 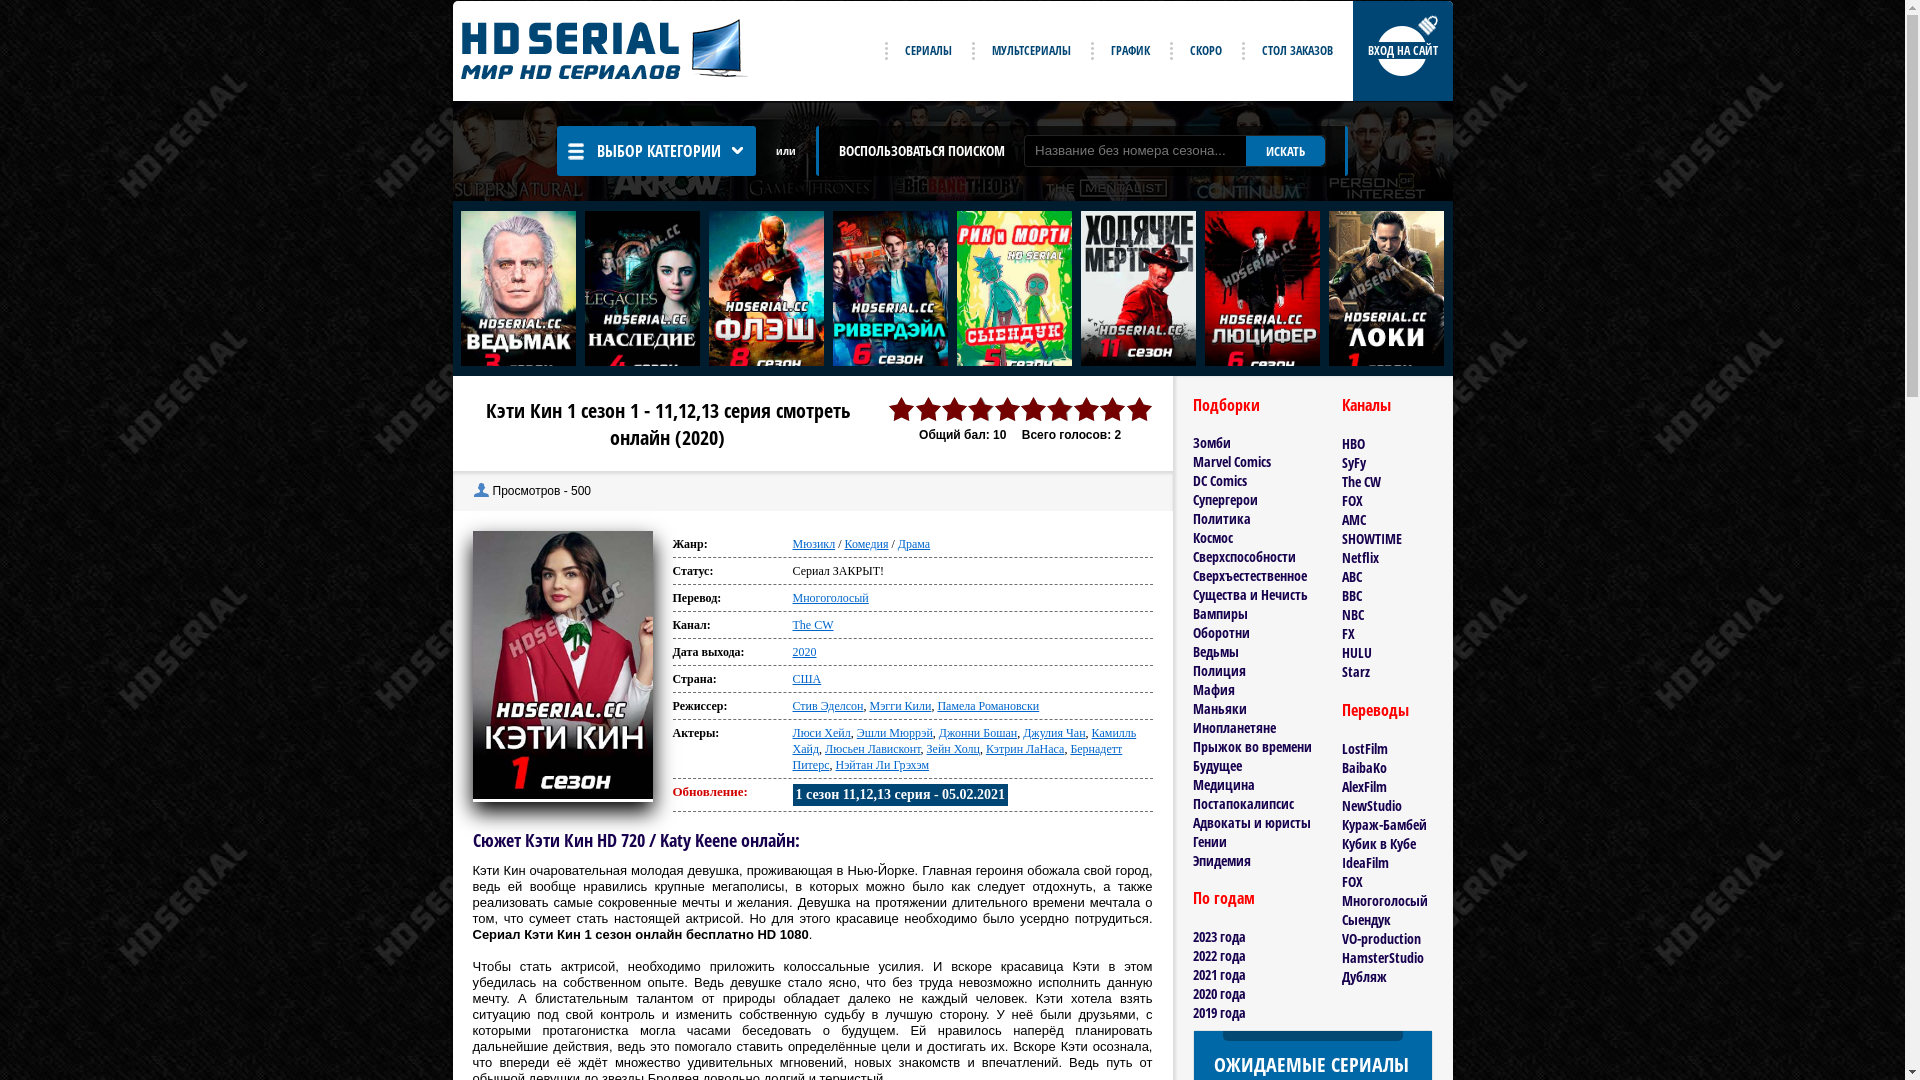 What do you see at coordinates (1352, 576) in the screenshot?
I see `'ABC'` at bounding box center [1352, 576].